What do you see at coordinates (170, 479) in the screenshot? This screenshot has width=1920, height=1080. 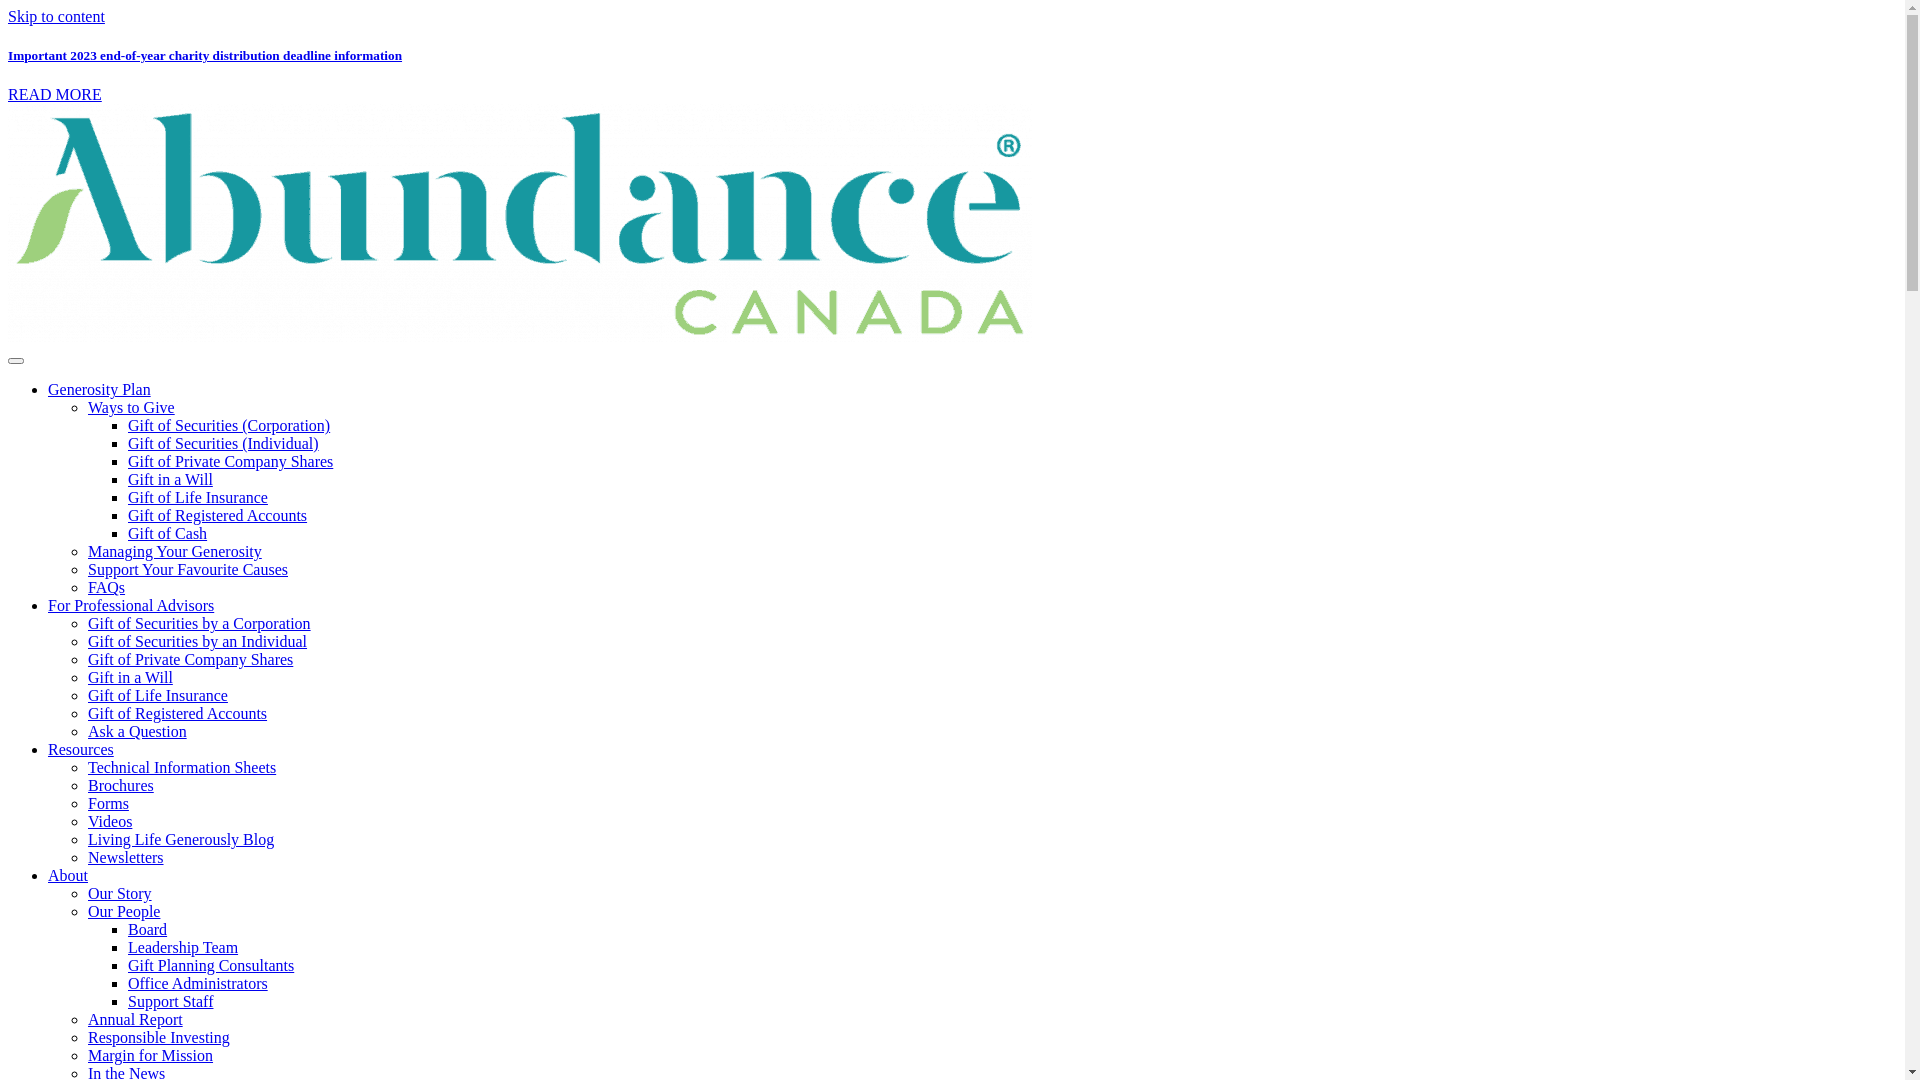 I see `'Gift in a Will'` at bounding box center [170, 479].